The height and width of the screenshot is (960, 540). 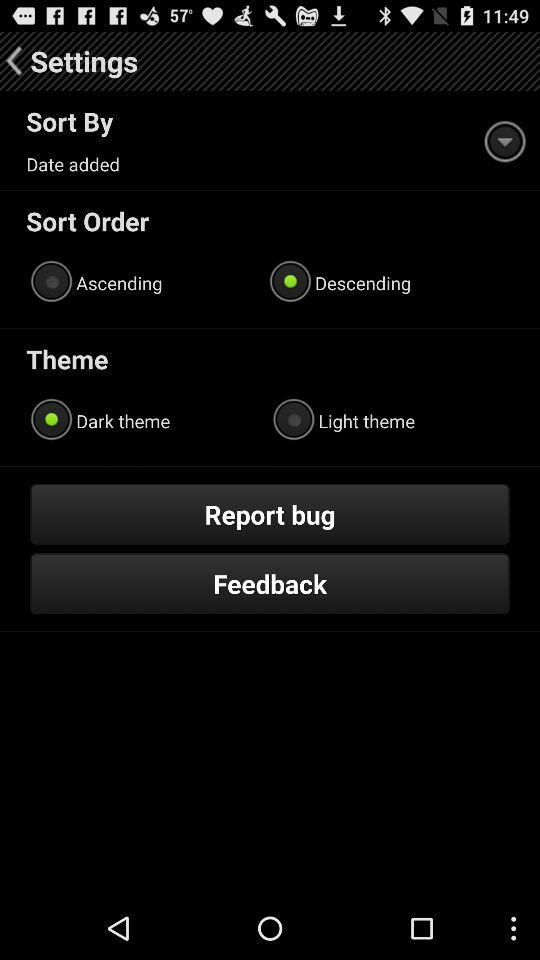 I want to click on the arrow_backward icon, so click(x=14, y=65).